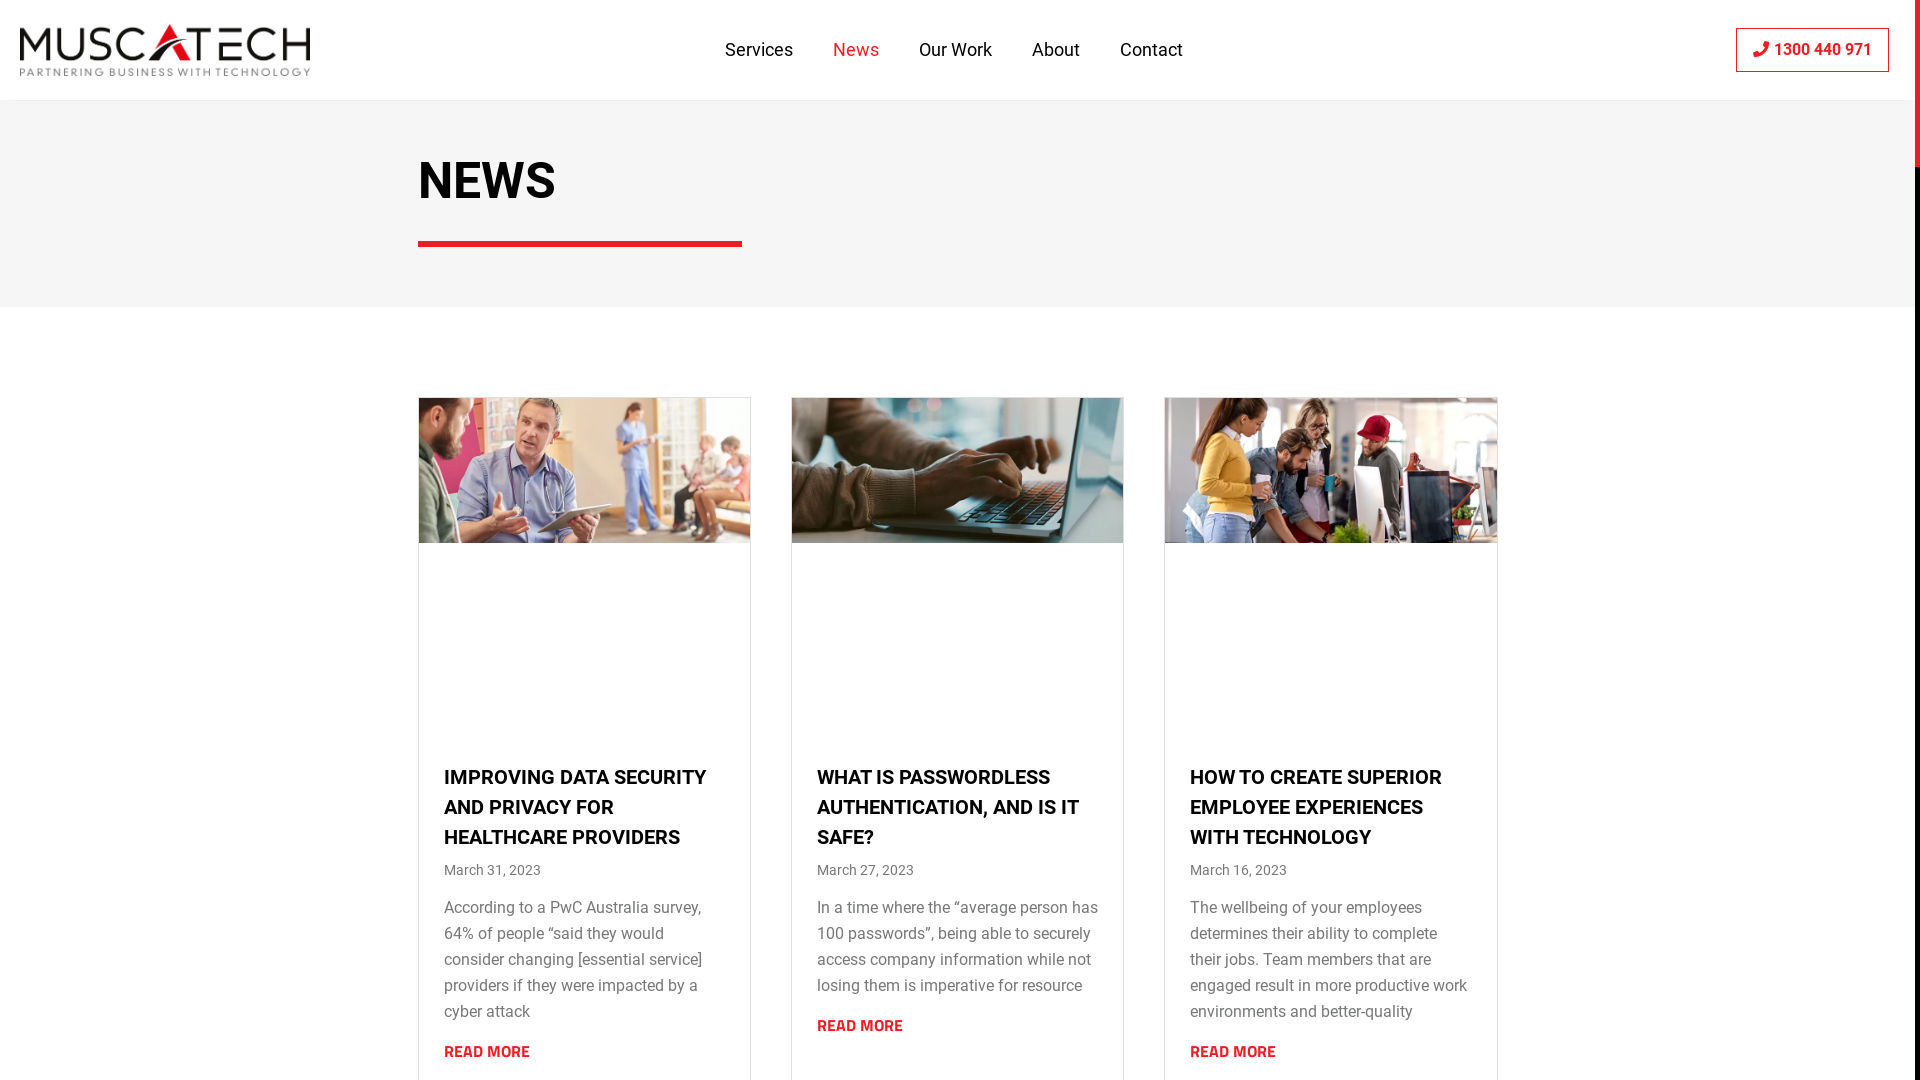 The image size is (1920, 1080). What do you see at coordinates (954, 49) in the screenshot?
I see `'Our Work'` at bounding box center [954, 49].